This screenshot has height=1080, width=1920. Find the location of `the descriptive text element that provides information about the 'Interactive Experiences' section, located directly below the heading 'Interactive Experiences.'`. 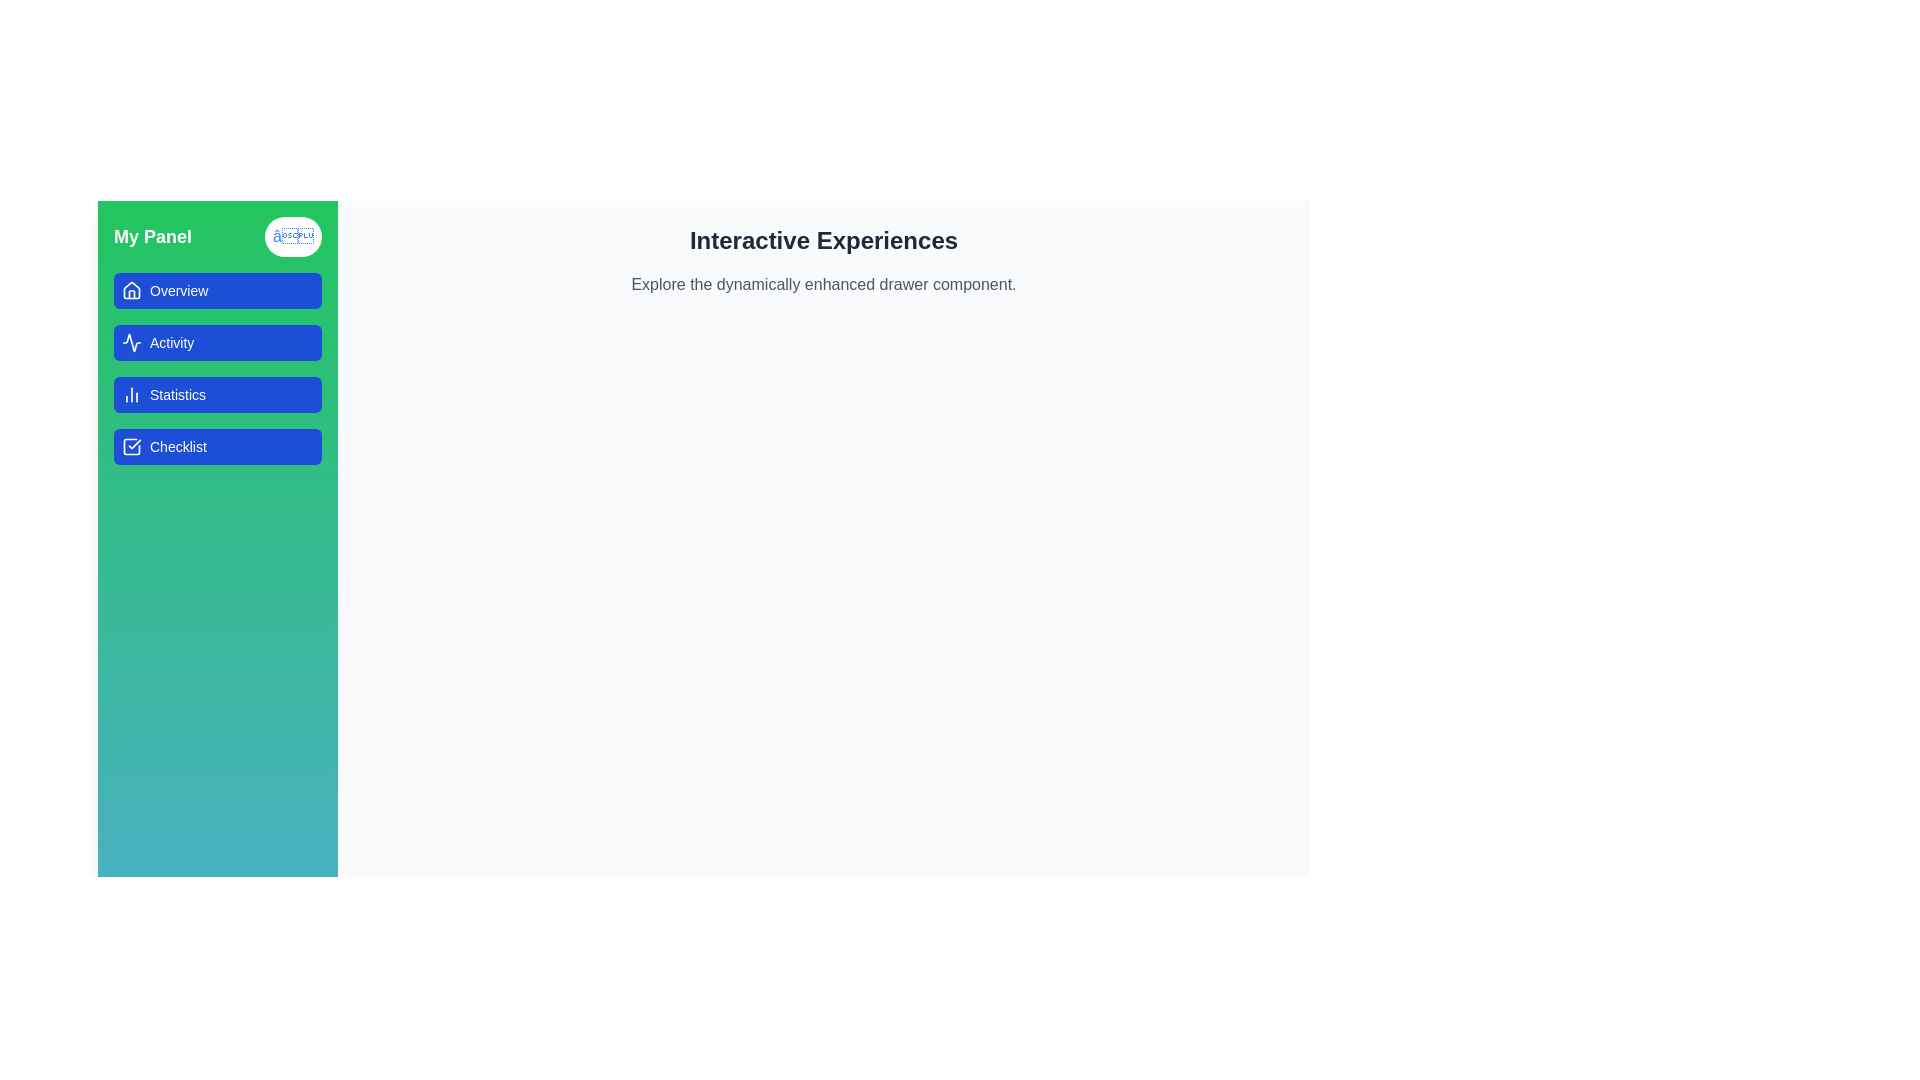

the descriptive text element that provides information about the 'Interactive Experiences' section, located directly below the heading 'Interactive Experiences.' is located at coordinates (824, 285).